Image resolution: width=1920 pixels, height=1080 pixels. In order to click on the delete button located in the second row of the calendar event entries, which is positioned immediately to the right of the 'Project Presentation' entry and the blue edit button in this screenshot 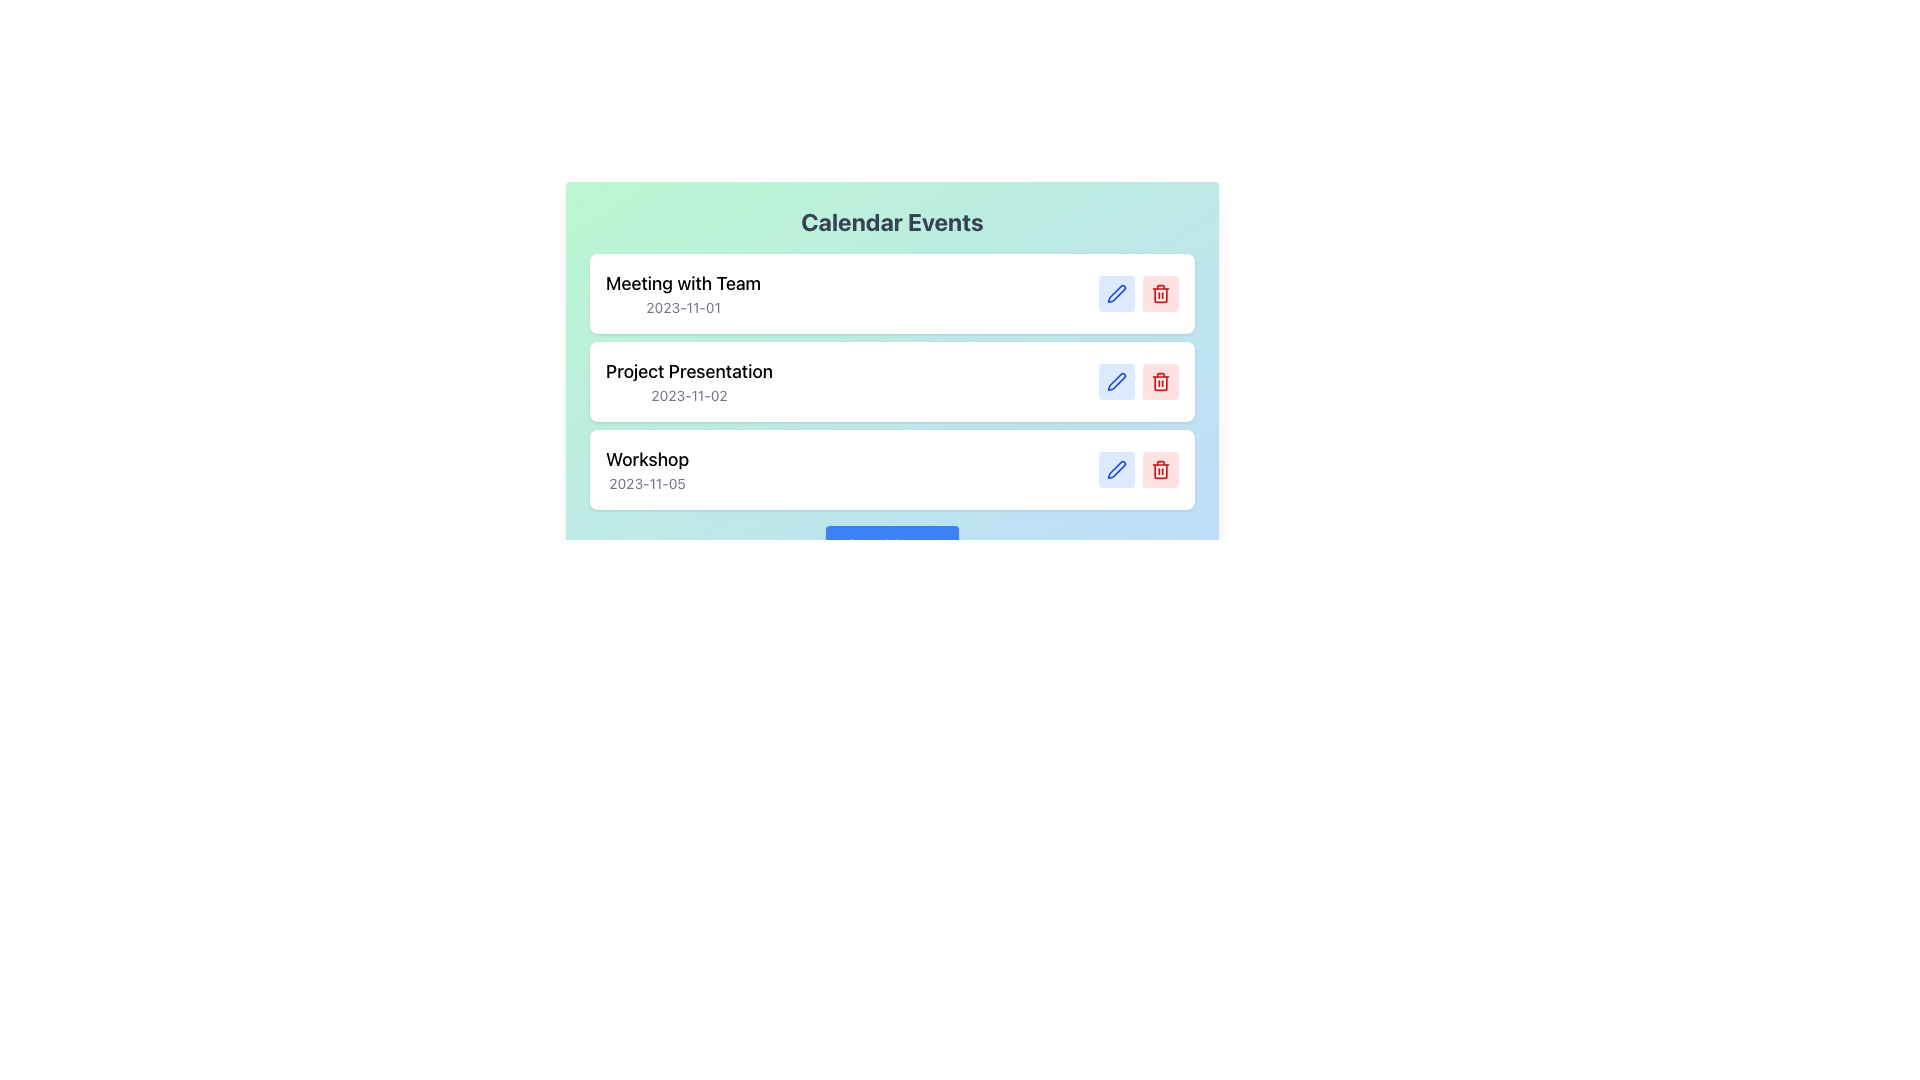, I will do `click(1161, 381)`.